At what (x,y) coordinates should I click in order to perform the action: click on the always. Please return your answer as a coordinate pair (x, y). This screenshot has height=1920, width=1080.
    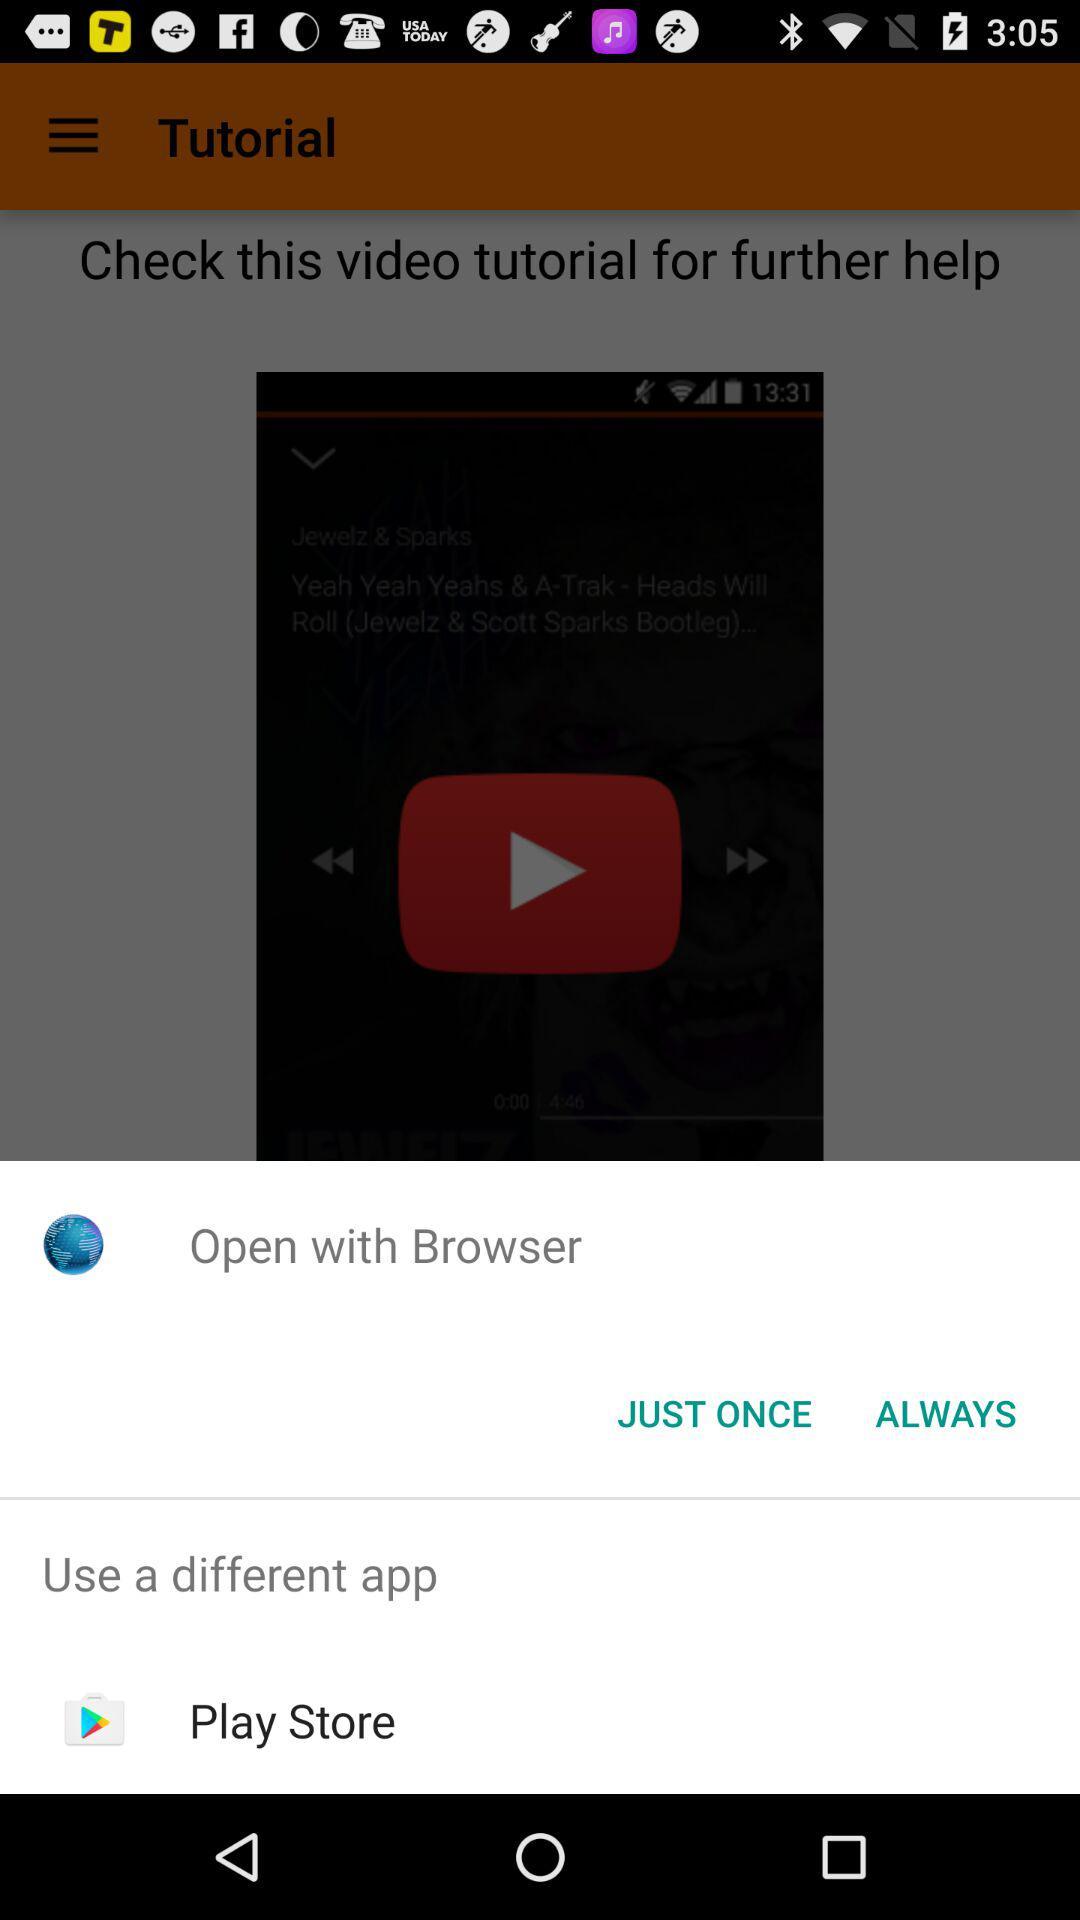
    Looking at the image, I should click on (945, 1411).